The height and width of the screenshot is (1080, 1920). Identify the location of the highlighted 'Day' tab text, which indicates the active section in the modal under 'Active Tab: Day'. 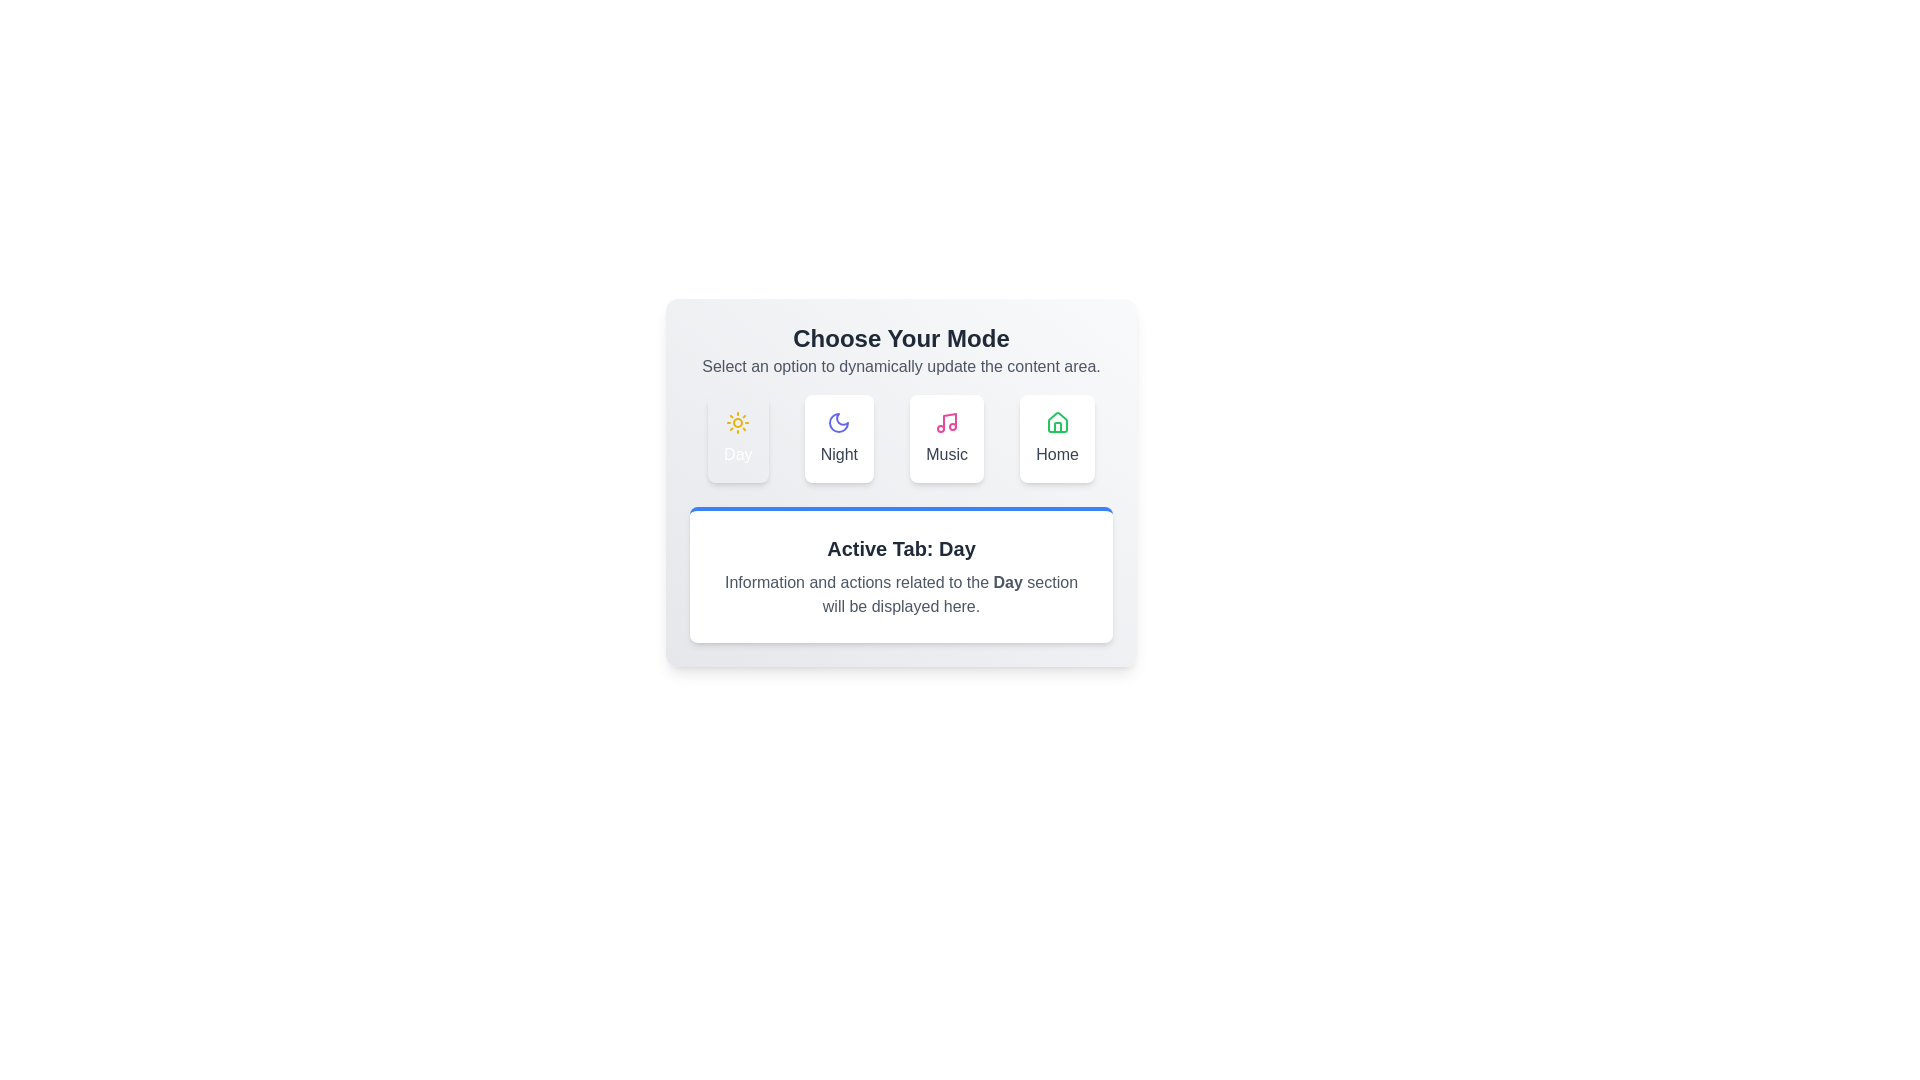
(1008, 582).